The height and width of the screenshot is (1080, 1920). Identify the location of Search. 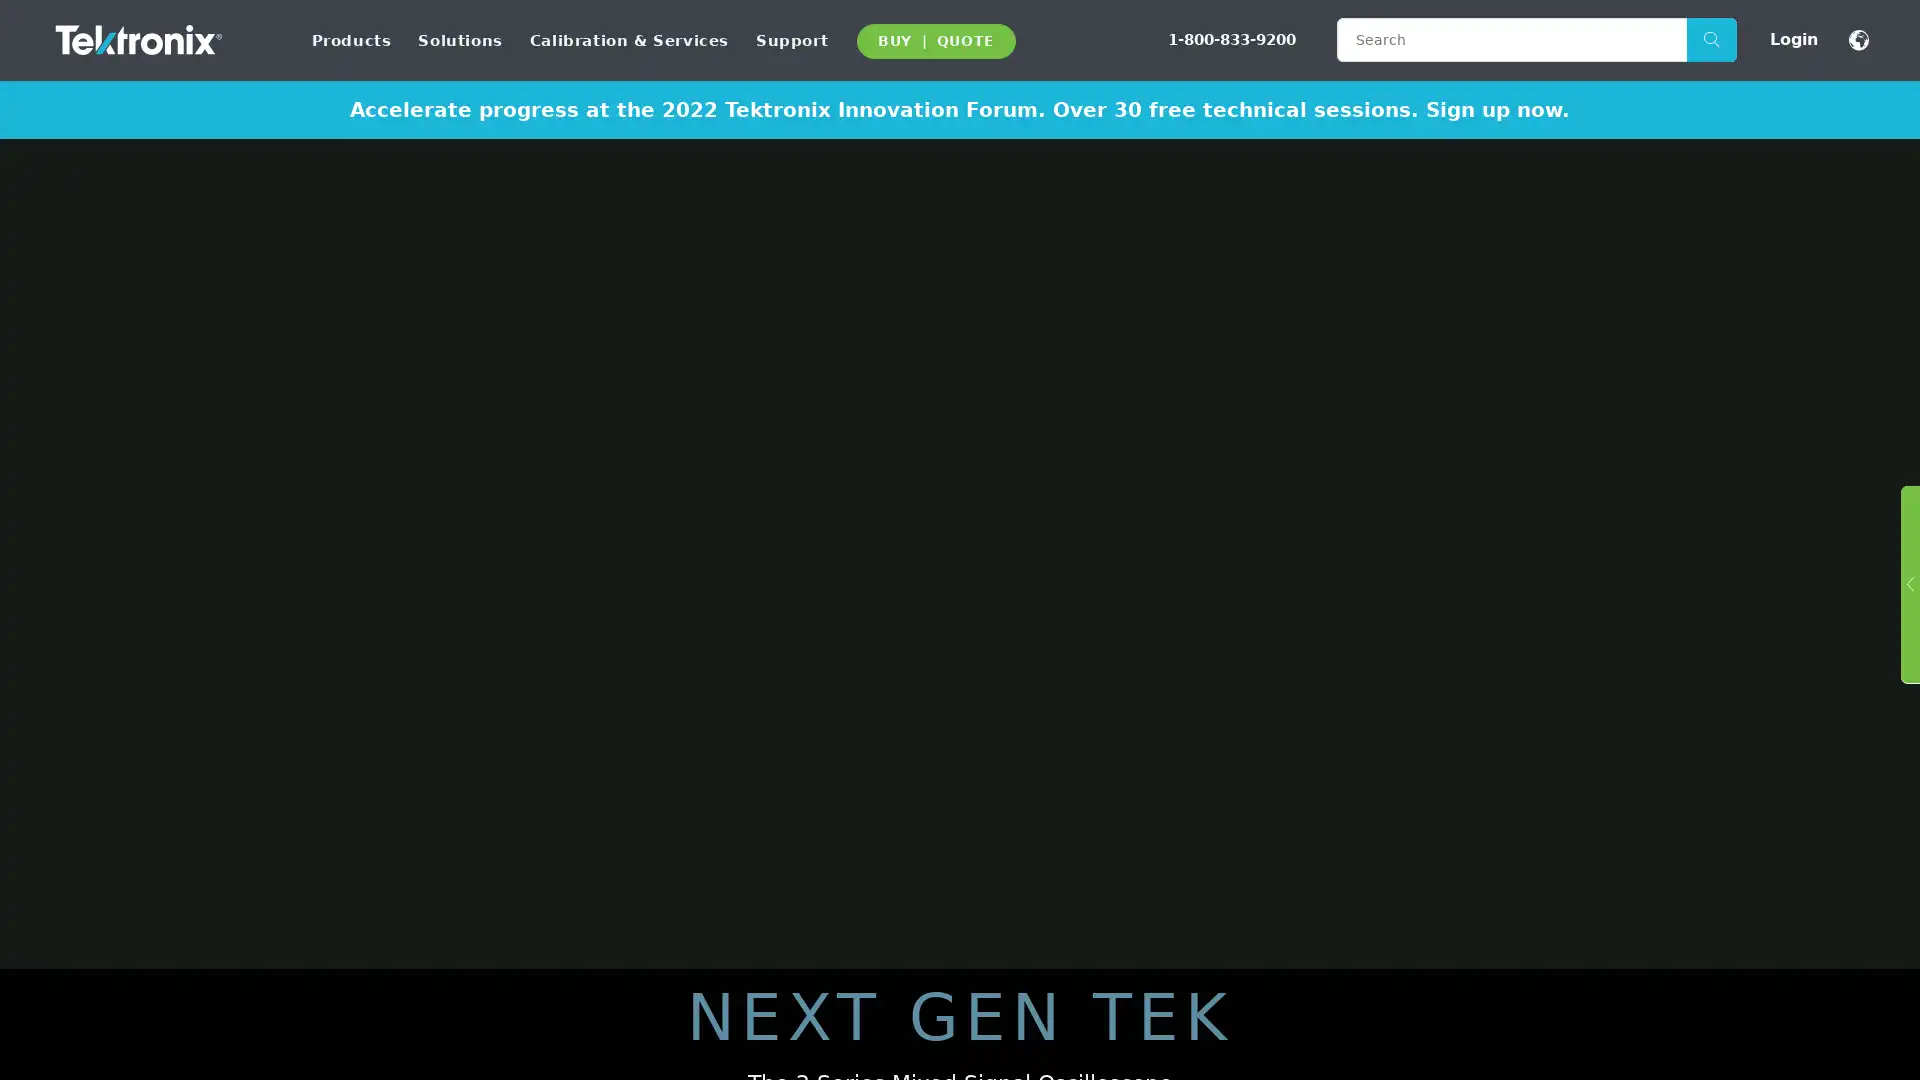
(1718, 39).